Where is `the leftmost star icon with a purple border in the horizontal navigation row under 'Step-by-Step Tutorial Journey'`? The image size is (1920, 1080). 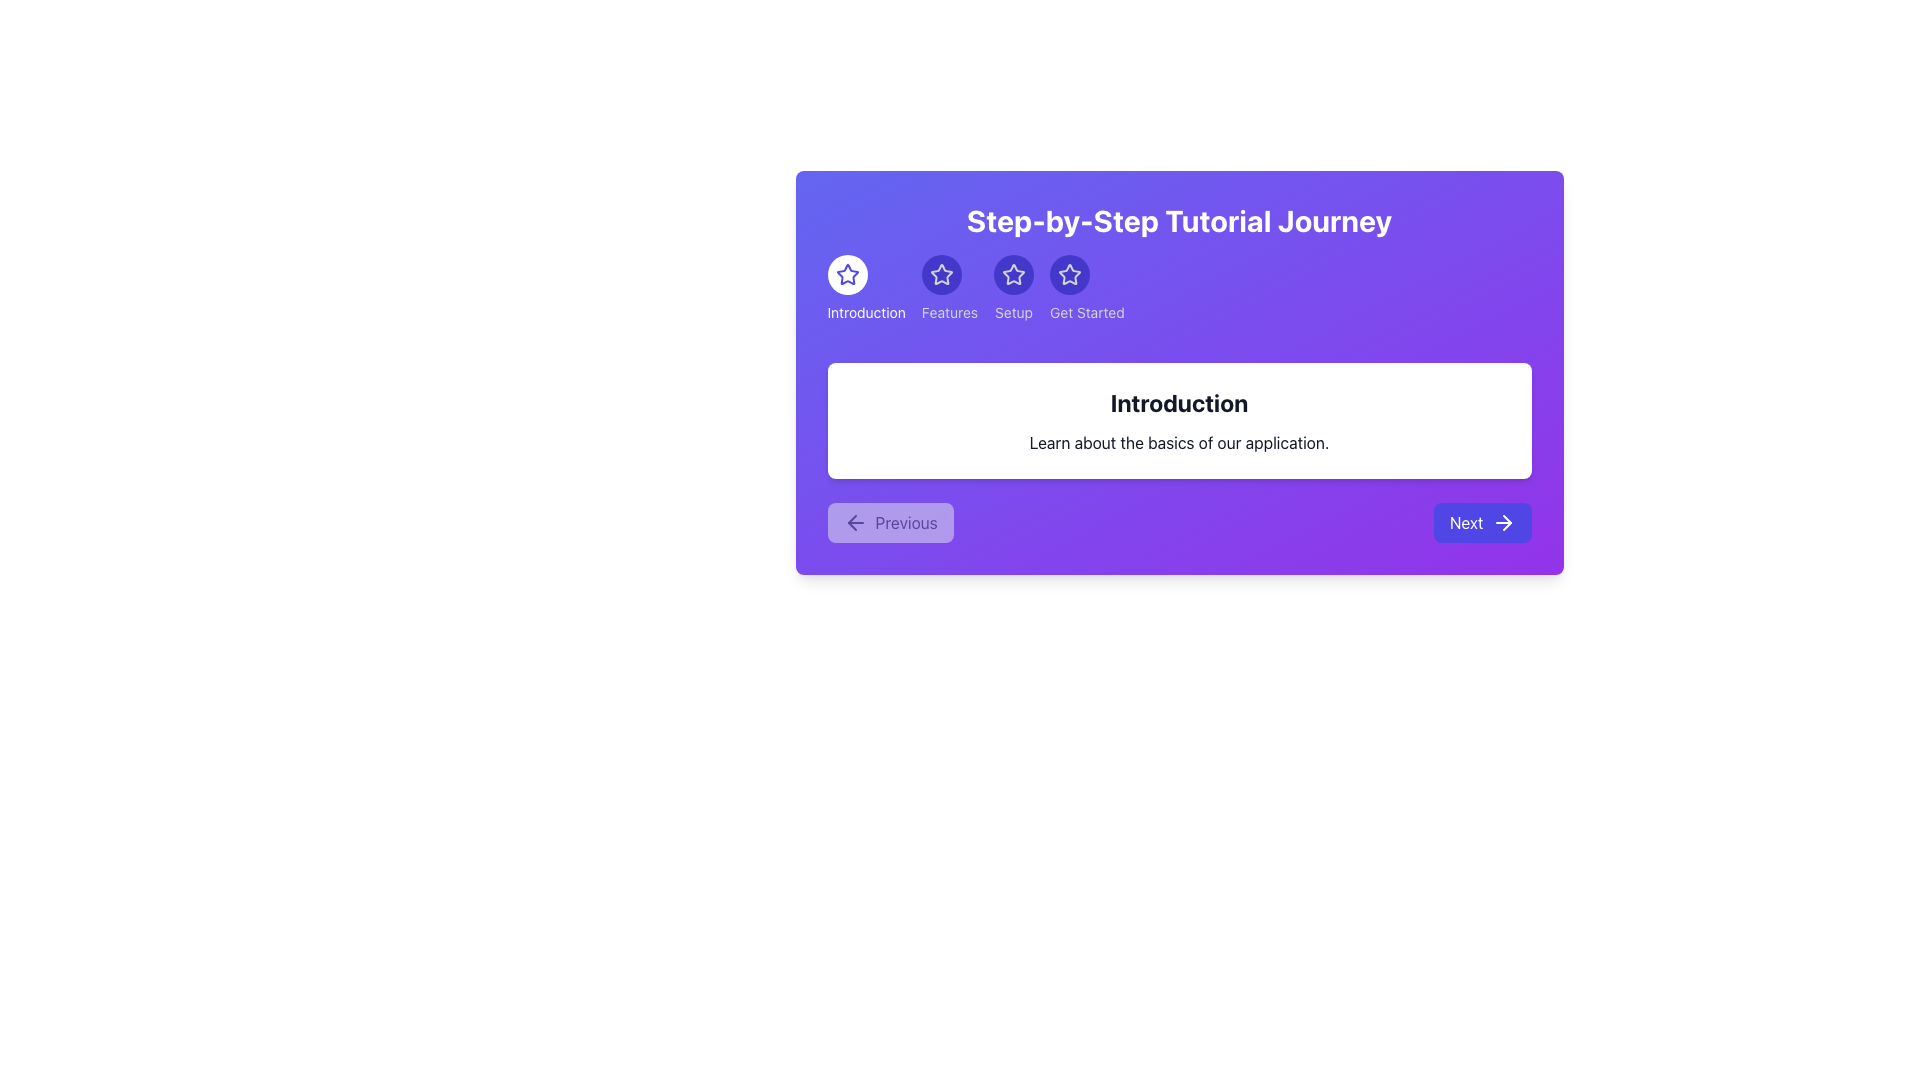
the leftmost star icon with a purple border in the horizontal navigation row under 'Step-by-Step Tutorial Journey' is located at coordinates (847, 274).